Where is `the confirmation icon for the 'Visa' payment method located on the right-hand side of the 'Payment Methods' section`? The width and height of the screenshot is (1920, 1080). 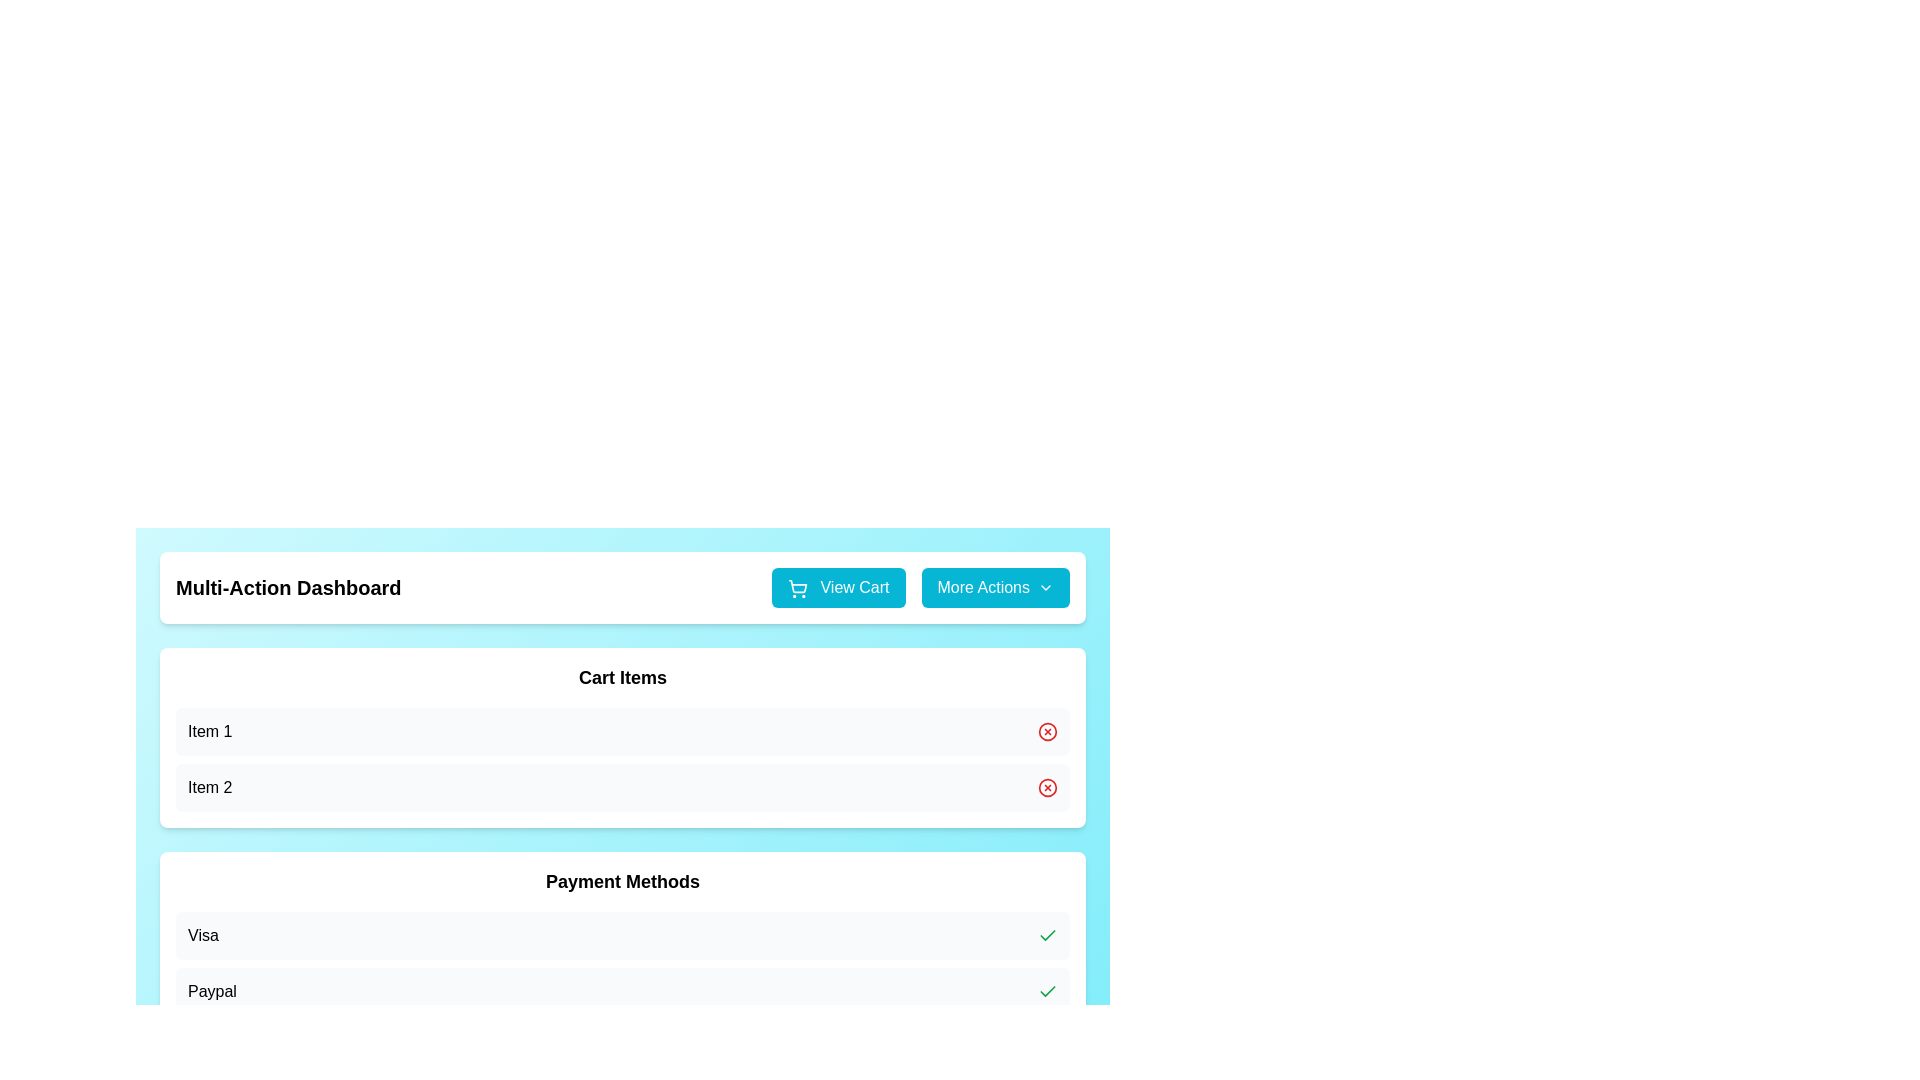
the confirmation icon for the 'Visa' payment method located on the right-hand side of the 'Payment Methods' section is located at coordinates (1046, 936).